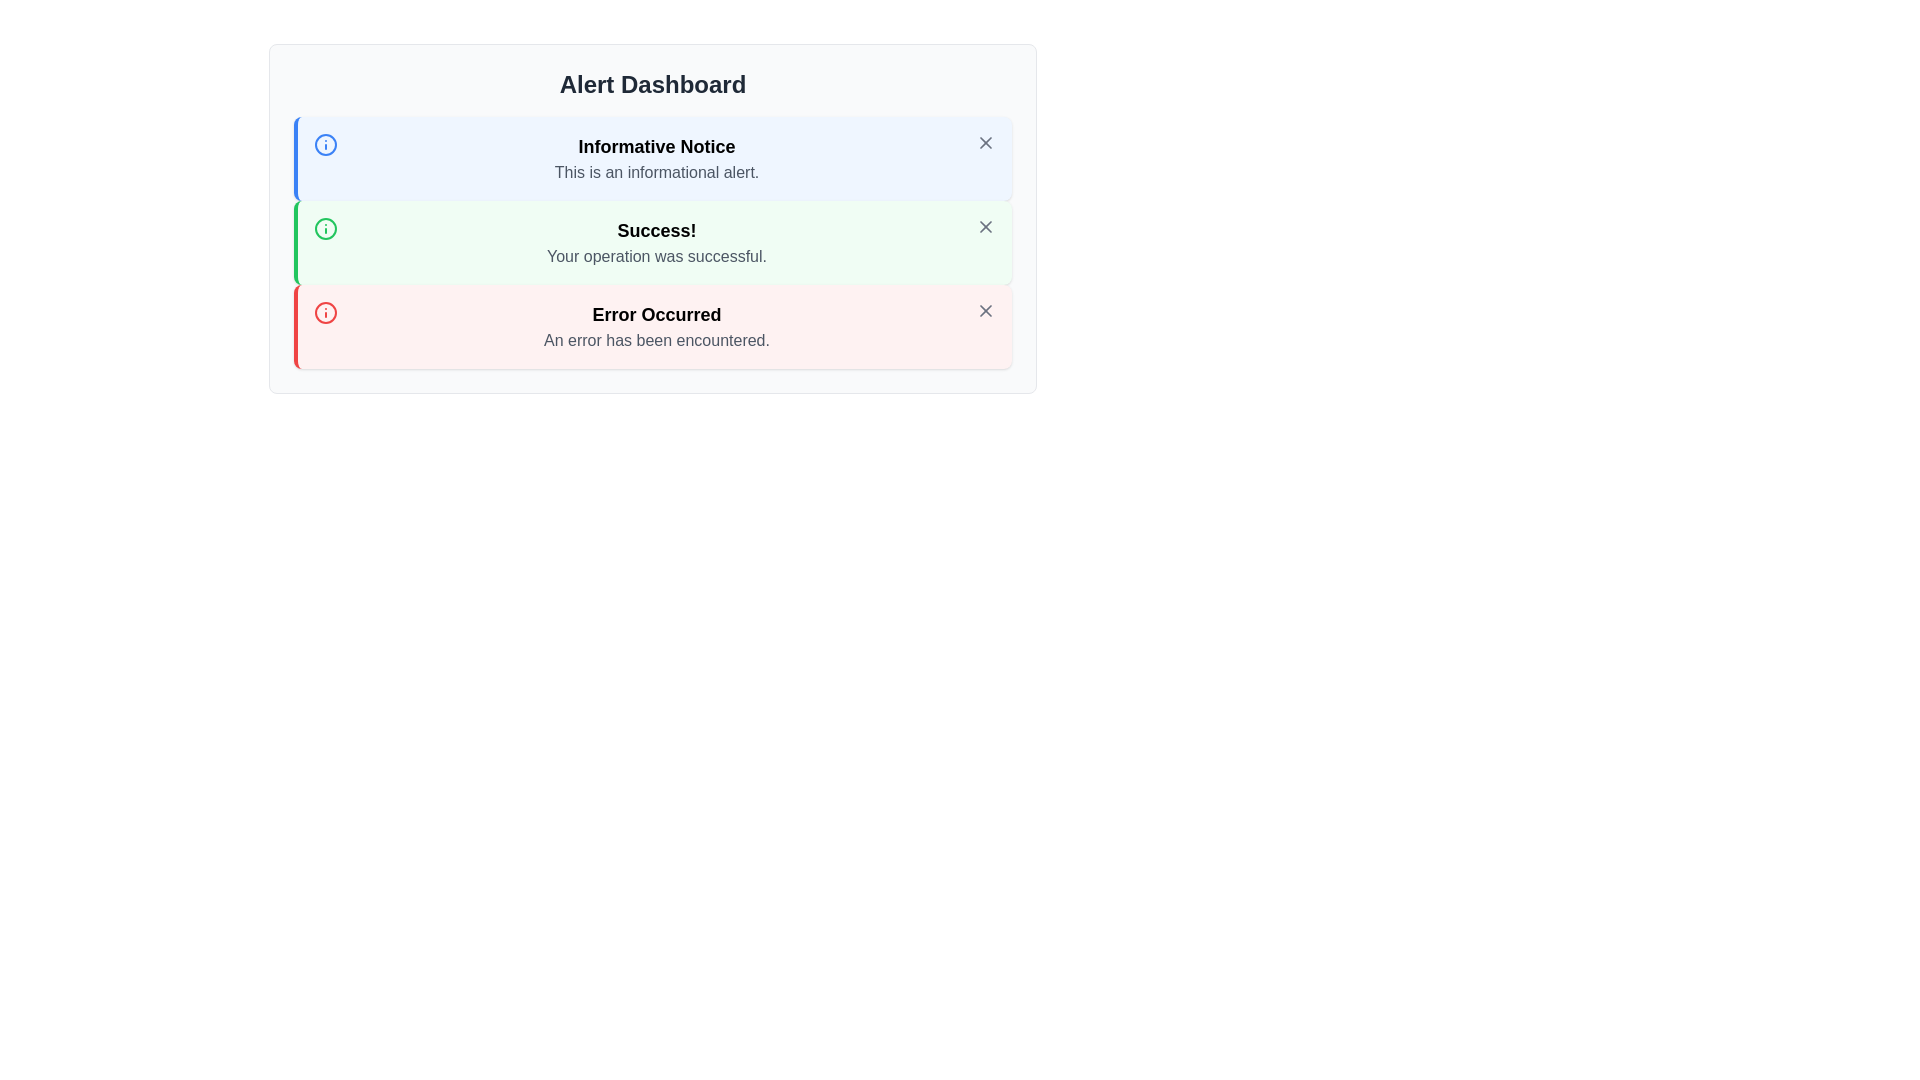  What do you see at coordinates (985, 141) in the screenshot?
I see `the small X-shaped icon in the top-right corner of the 'Informative Notice' alert` at bounding box center [985, 141].